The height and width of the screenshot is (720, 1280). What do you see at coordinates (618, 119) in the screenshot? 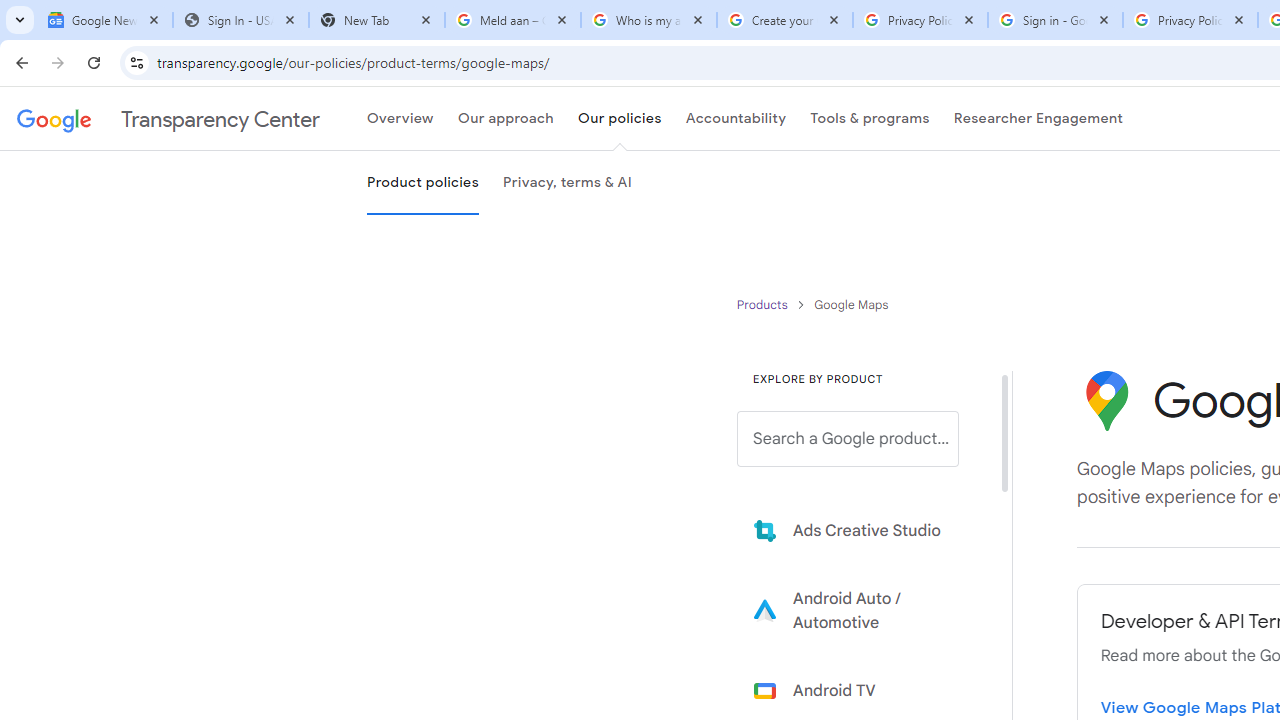
I see `'Our policies'` at bounding box center [618, 119].